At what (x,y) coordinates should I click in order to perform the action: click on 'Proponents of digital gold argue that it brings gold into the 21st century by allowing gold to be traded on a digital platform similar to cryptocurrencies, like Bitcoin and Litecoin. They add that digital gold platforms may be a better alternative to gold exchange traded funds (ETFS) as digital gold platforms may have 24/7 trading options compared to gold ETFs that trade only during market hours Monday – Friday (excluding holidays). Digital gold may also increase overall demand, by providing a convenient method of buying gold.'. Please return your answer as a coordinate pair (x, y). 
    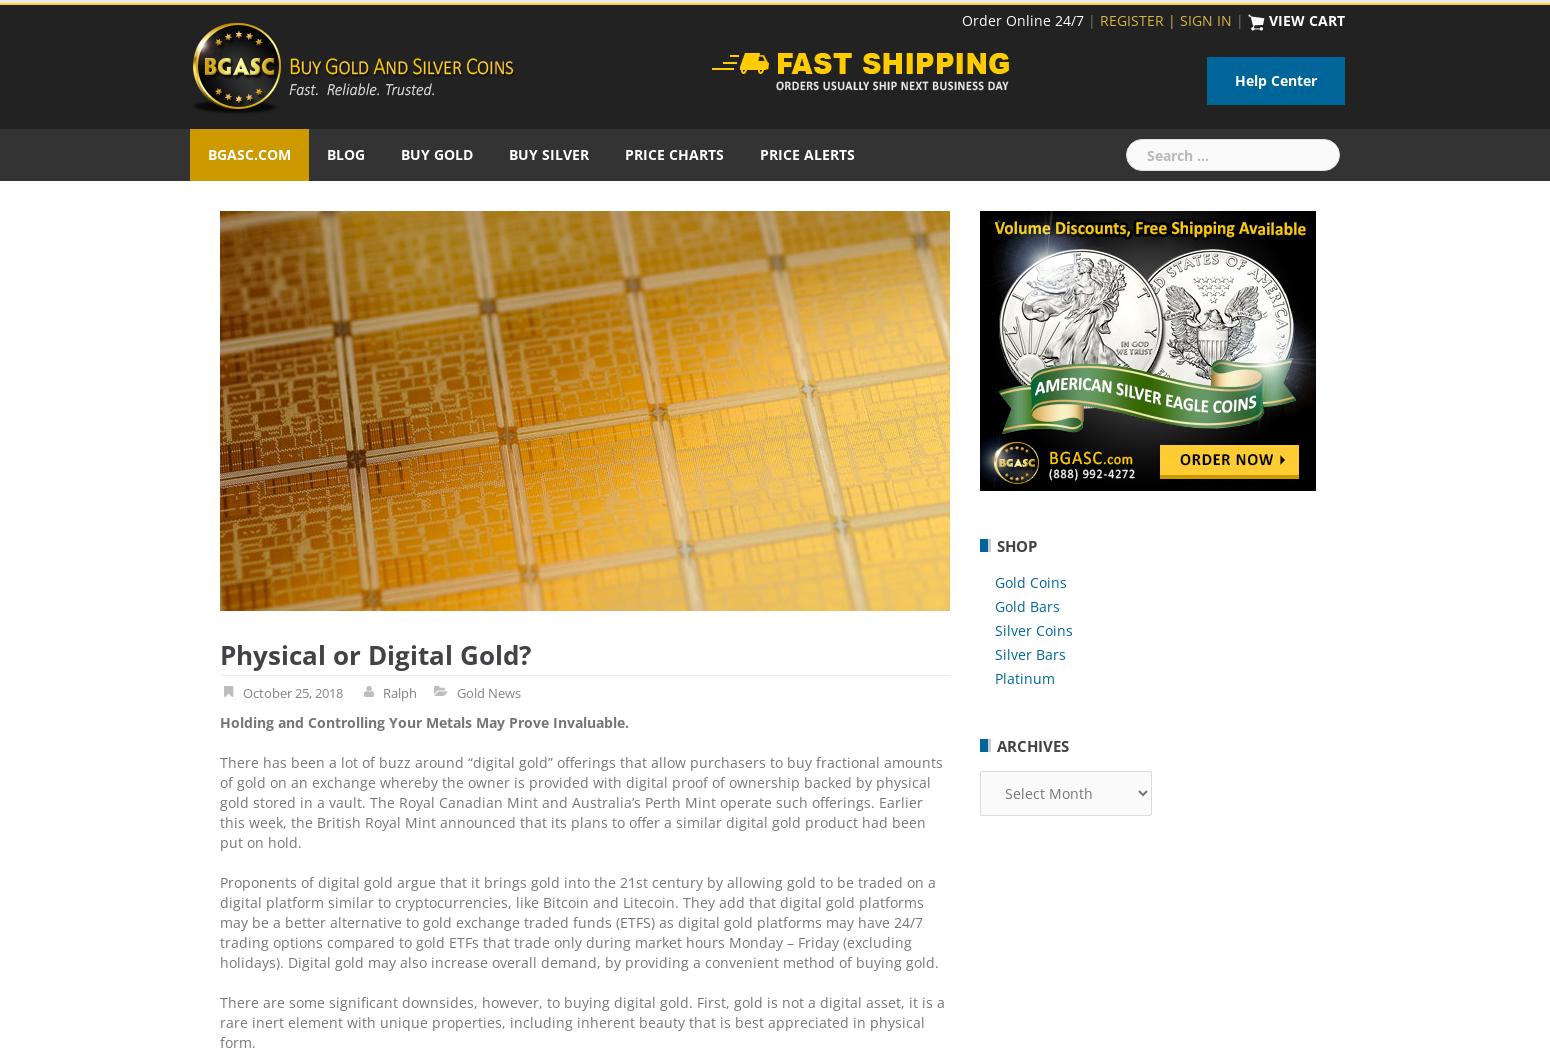
    Looking at the image, I should click on (579, 922).